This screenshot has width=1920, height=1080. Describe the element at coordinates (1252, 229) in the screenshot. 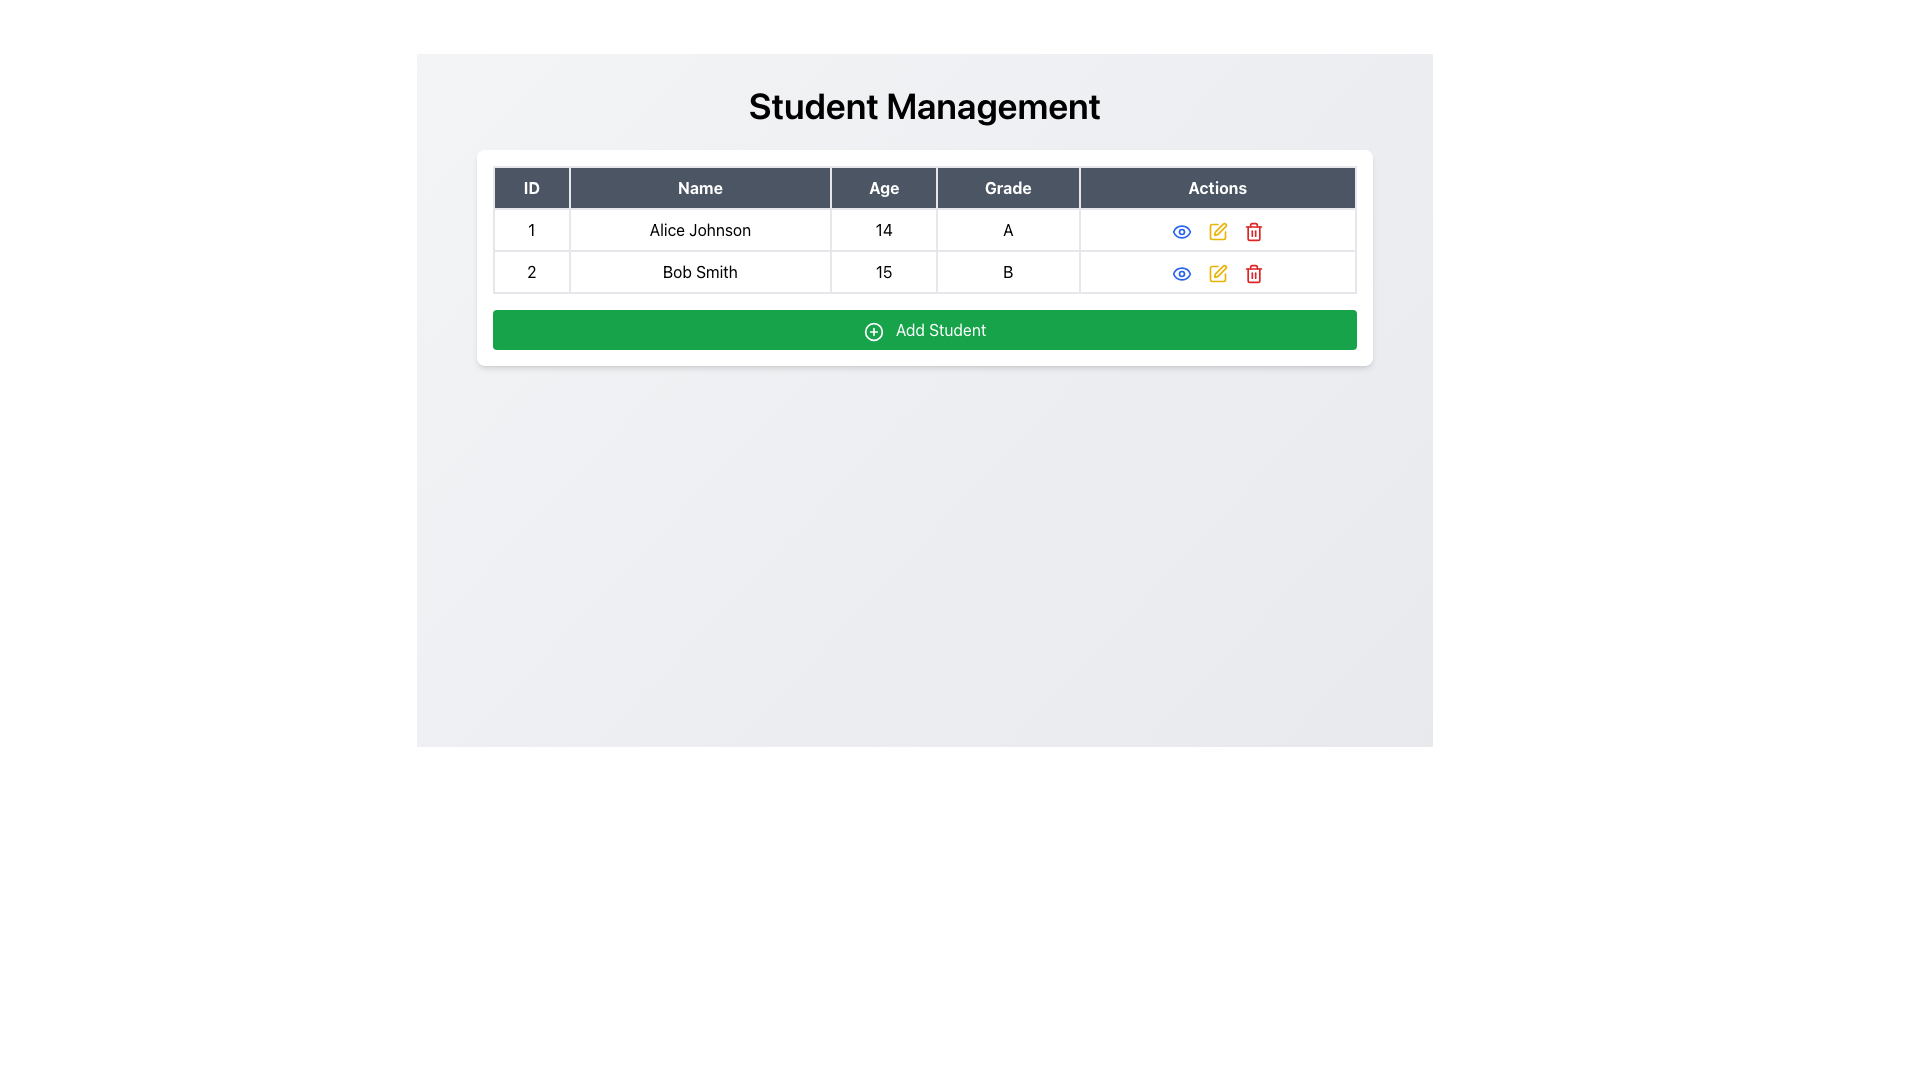

I see `the delete button located in the 'Actions' column of the first row in the table` at that location.